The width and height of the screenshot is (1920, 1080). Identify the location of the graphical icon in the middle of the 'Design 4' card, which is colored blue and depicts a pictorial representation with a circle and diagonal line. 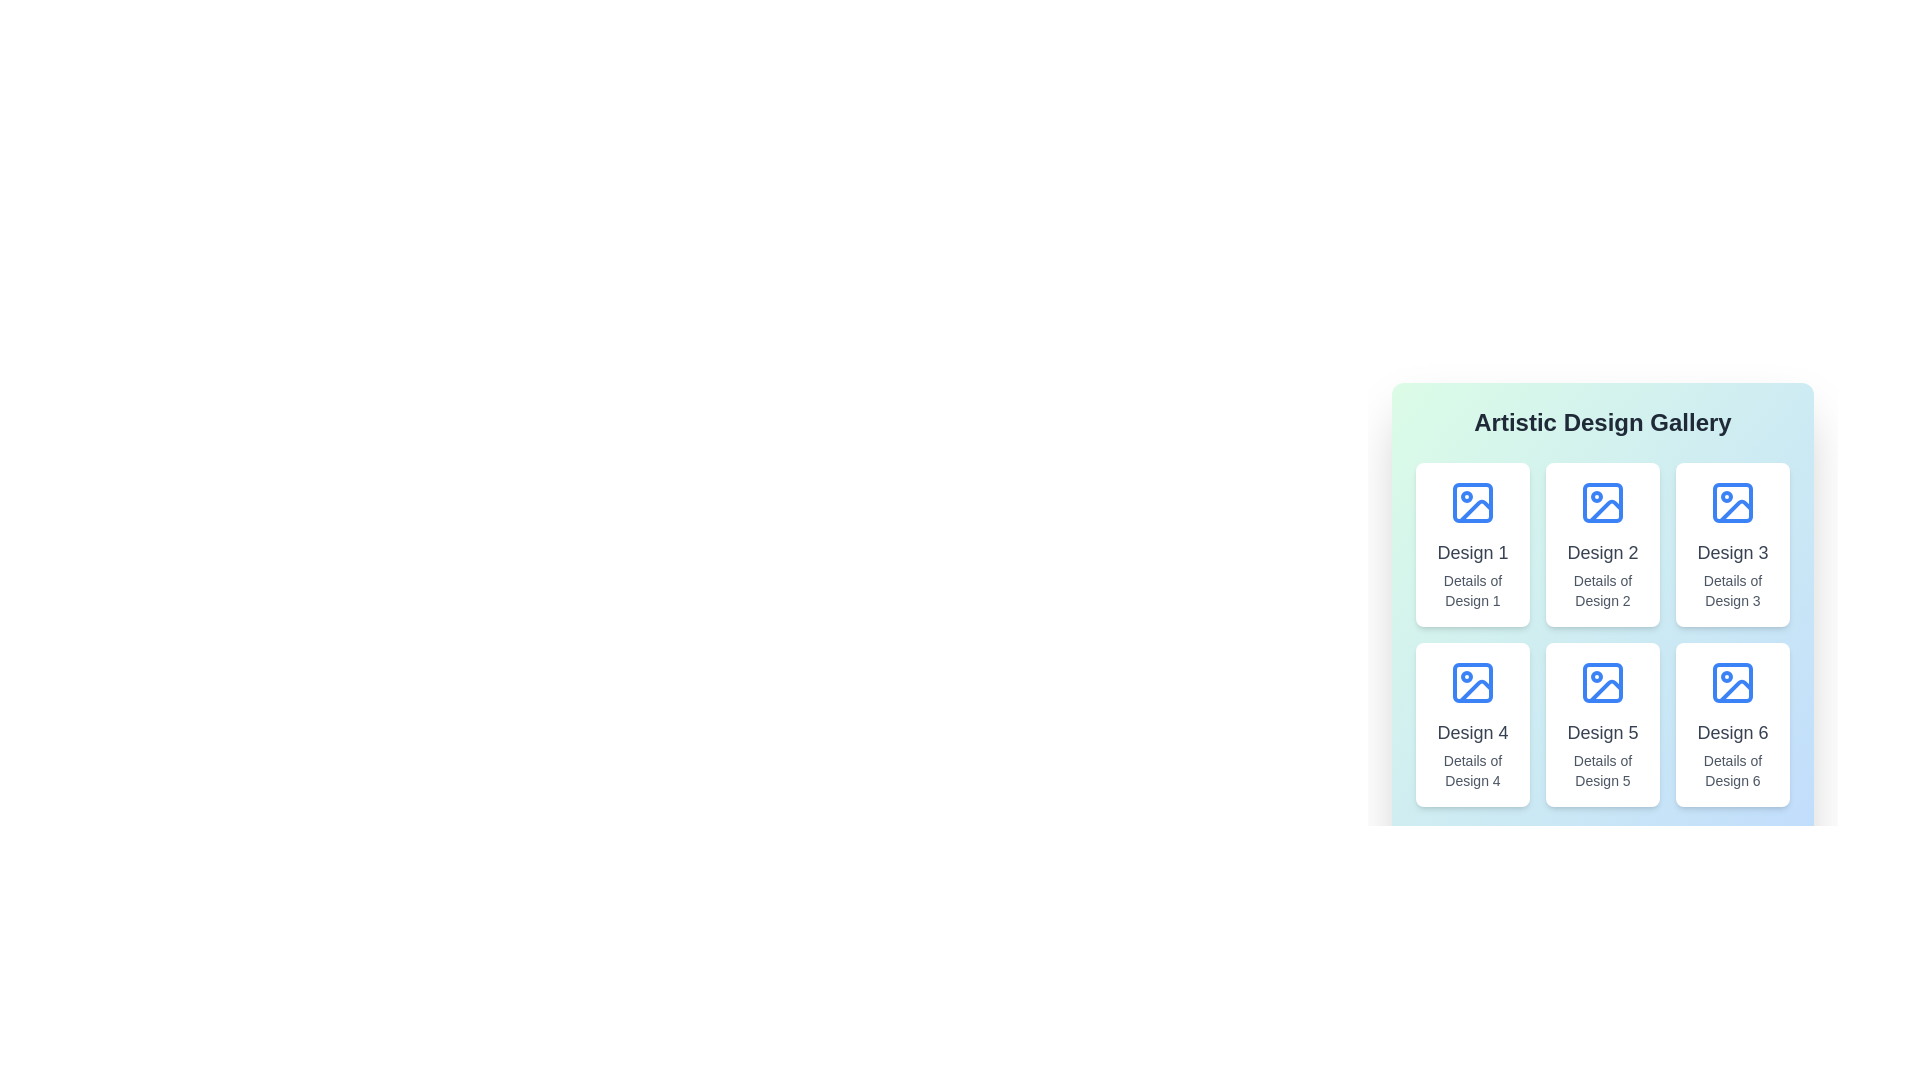
(1473, 681).